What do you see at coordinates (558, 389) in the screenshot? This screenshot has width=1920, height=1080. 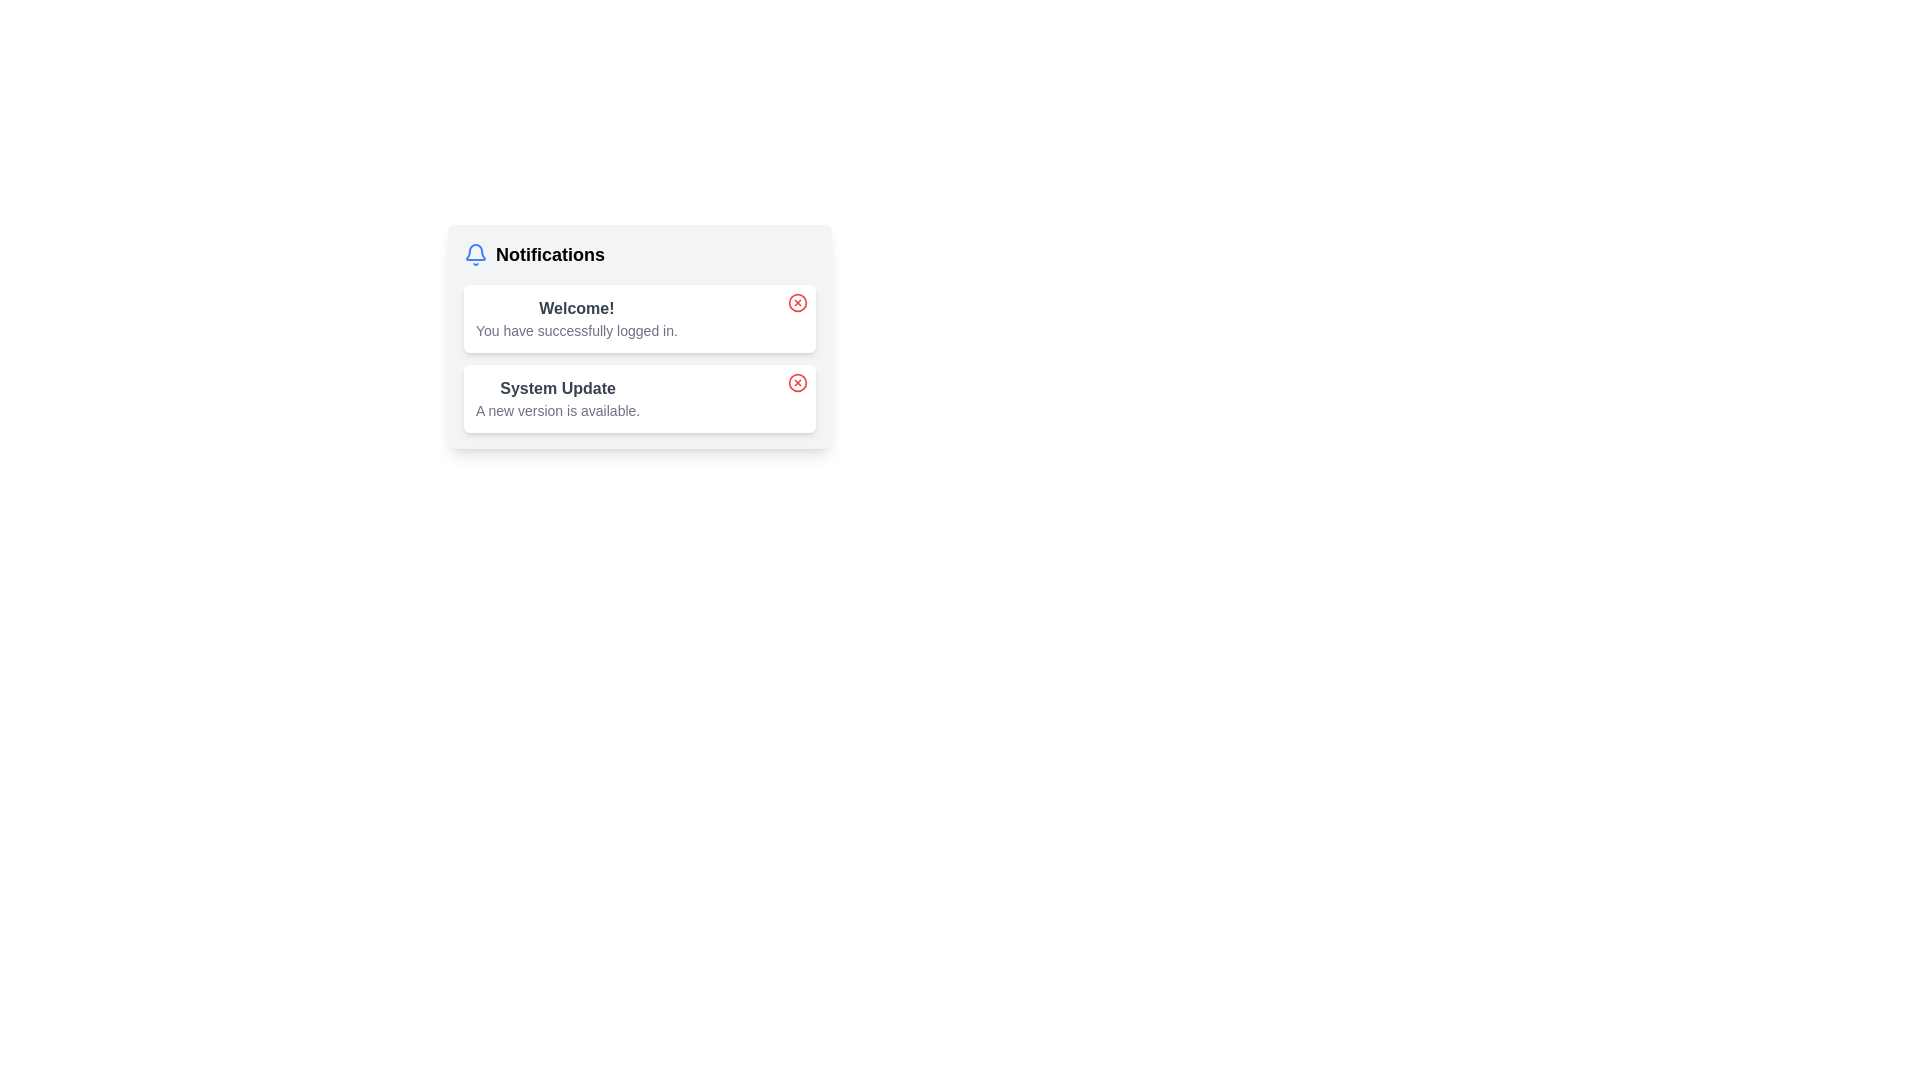 I see `the Text Label indicating that a system update is available, located at the top of the notification message group` at bounding box center [558, 389].